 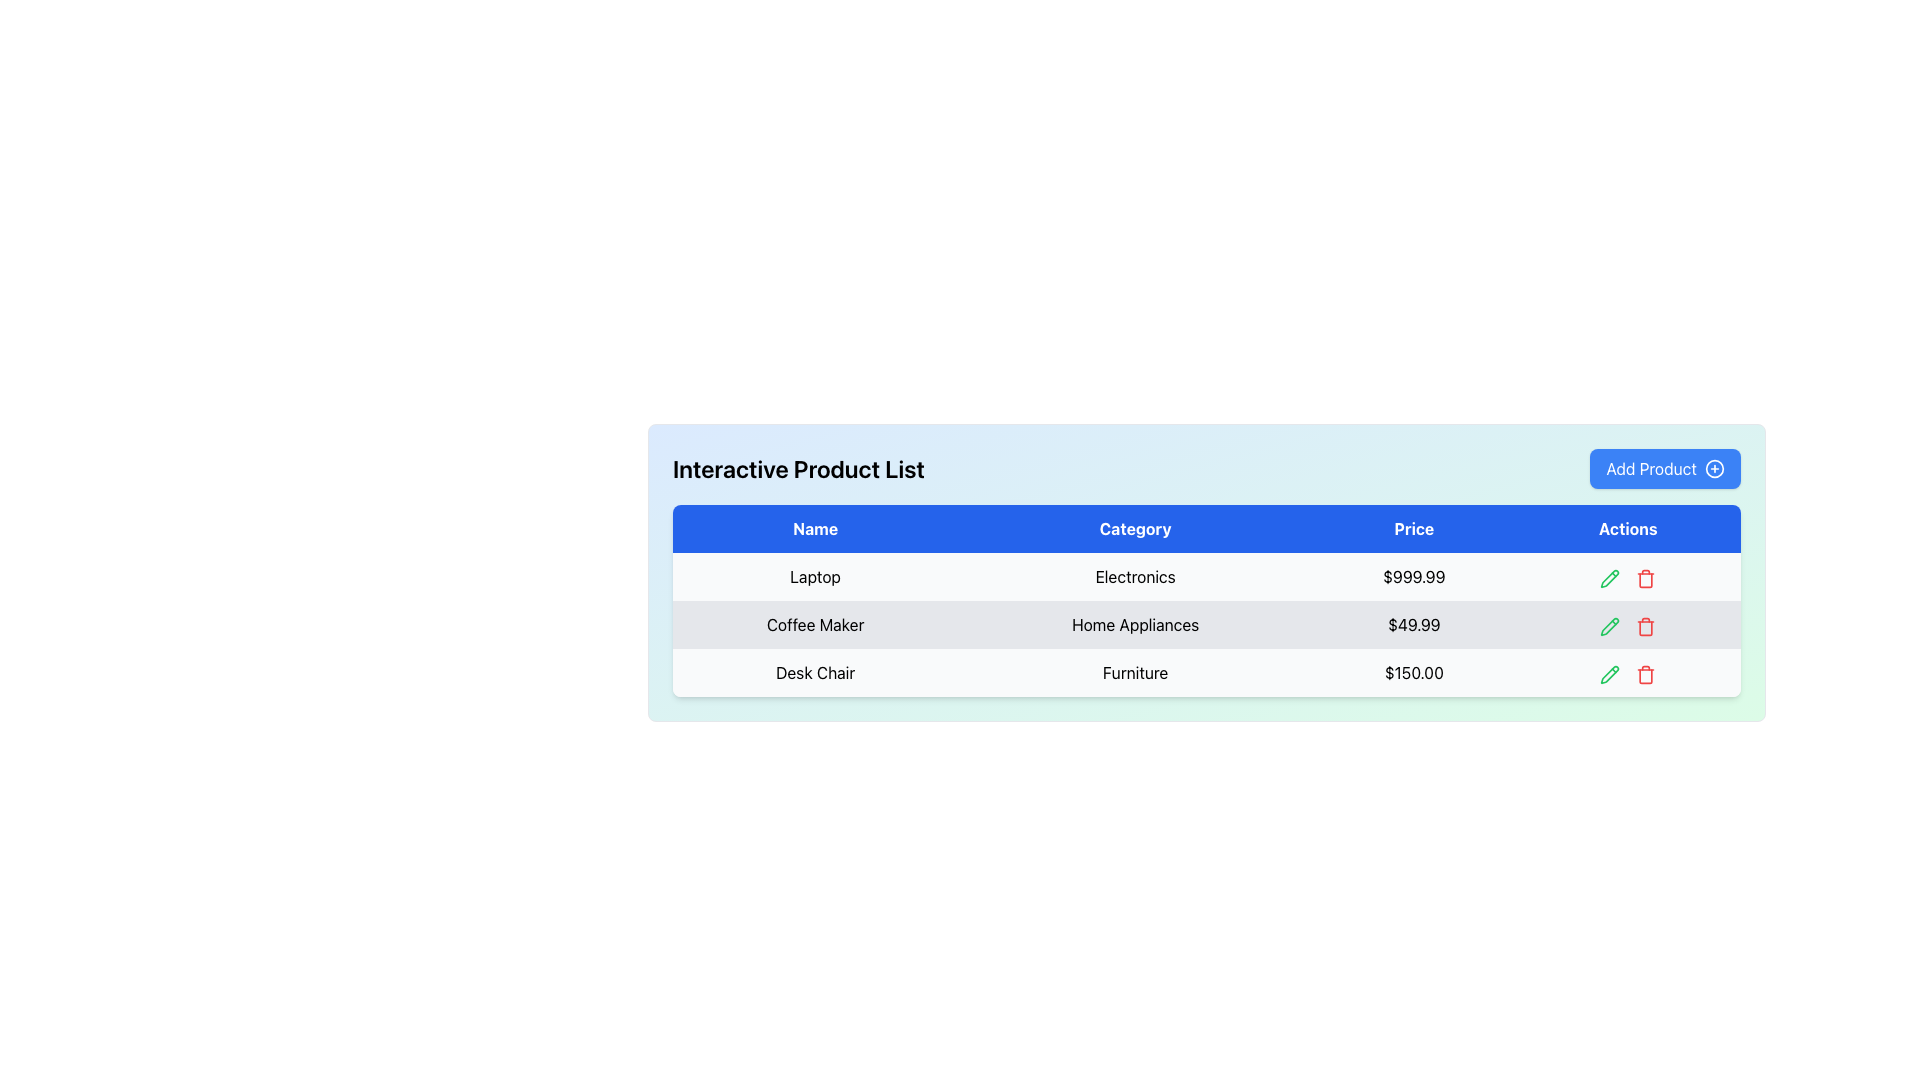 I want to click on the tabular row displaying the product 'Coffee Maker' in the table, so click(x=1205, y=623).